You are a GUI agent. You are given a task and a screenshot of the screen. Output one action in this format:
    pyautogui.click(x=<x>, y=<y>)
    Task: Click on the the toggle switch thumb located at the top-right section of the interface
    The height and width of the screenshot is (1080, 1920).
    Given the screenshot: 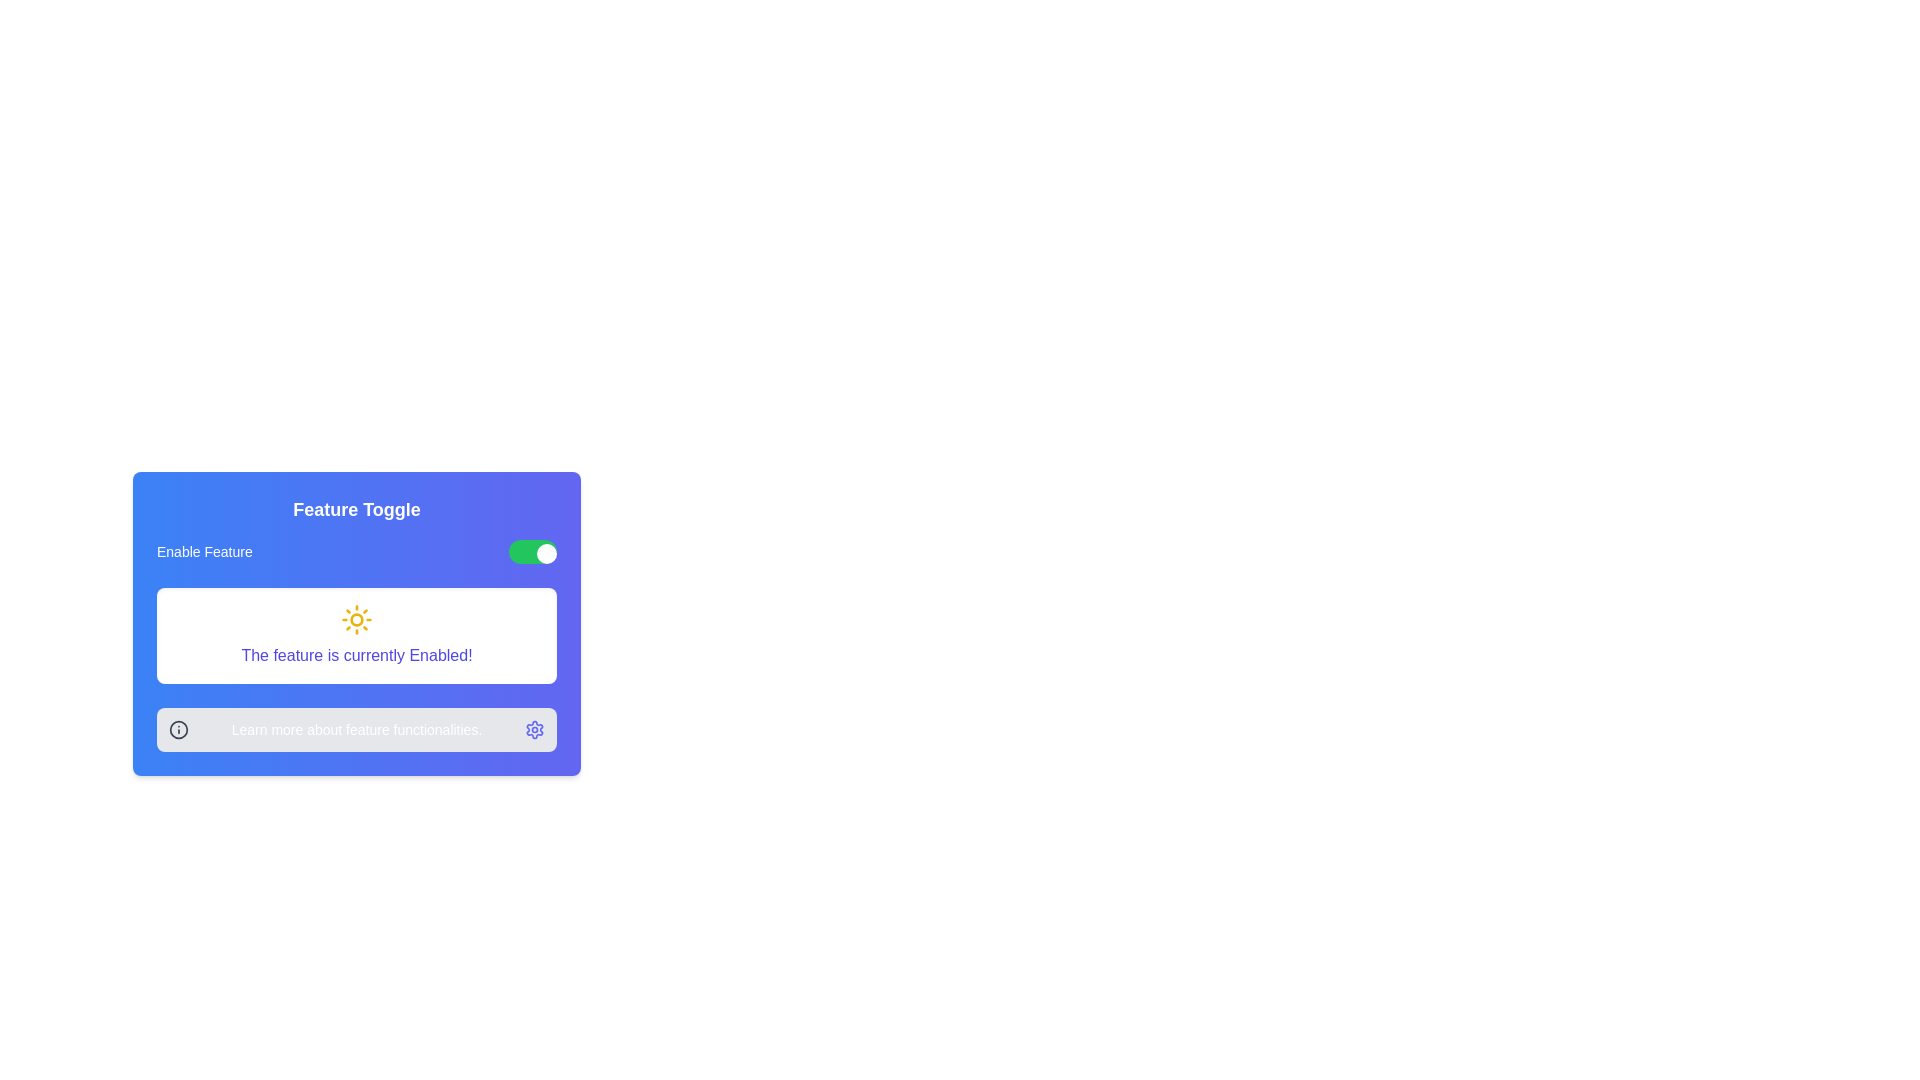 What is the action you would take?
    pyautogui.click(x=547, y=554)
    